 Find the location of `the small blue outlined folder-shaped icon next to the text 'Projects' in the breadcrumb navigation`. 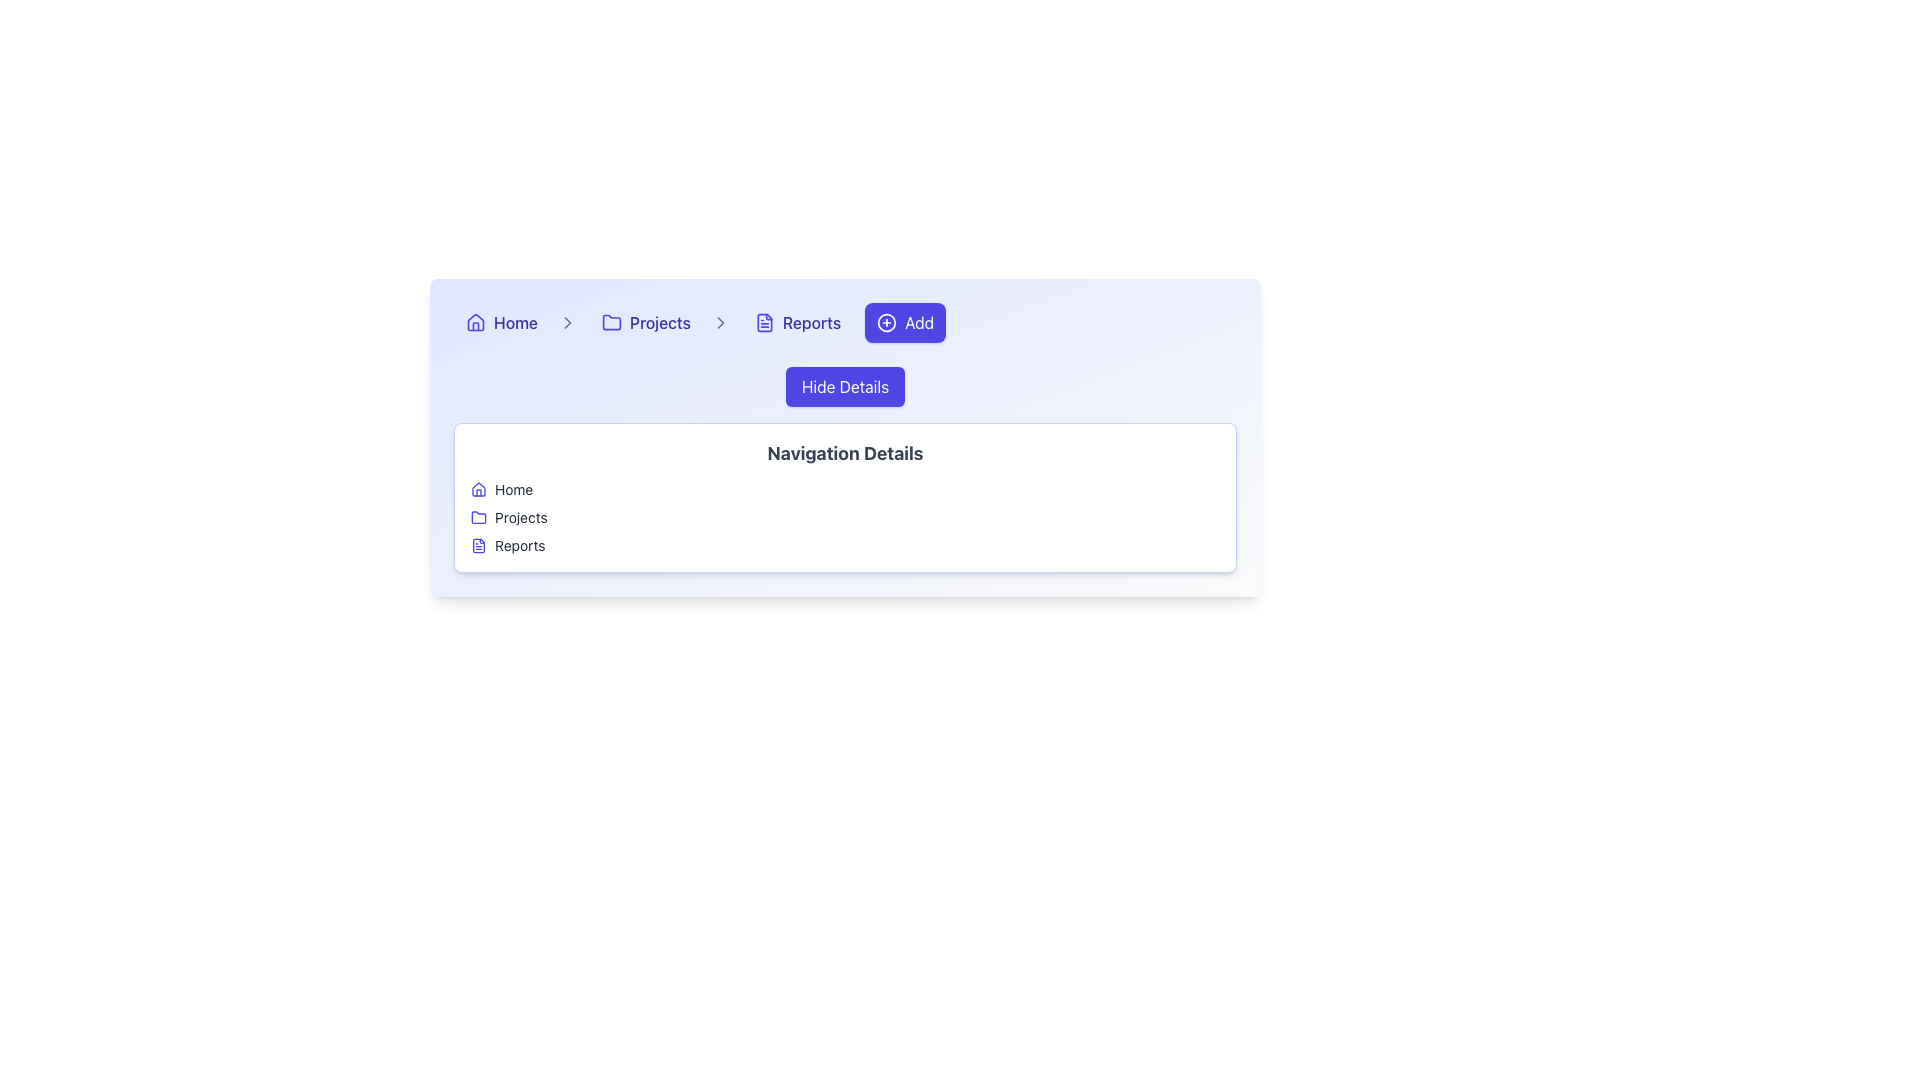

the small blue outlined folder-shaped icon next to the text 'Projects' in the breadcrumb navigation is located at coordinates (610, 322).